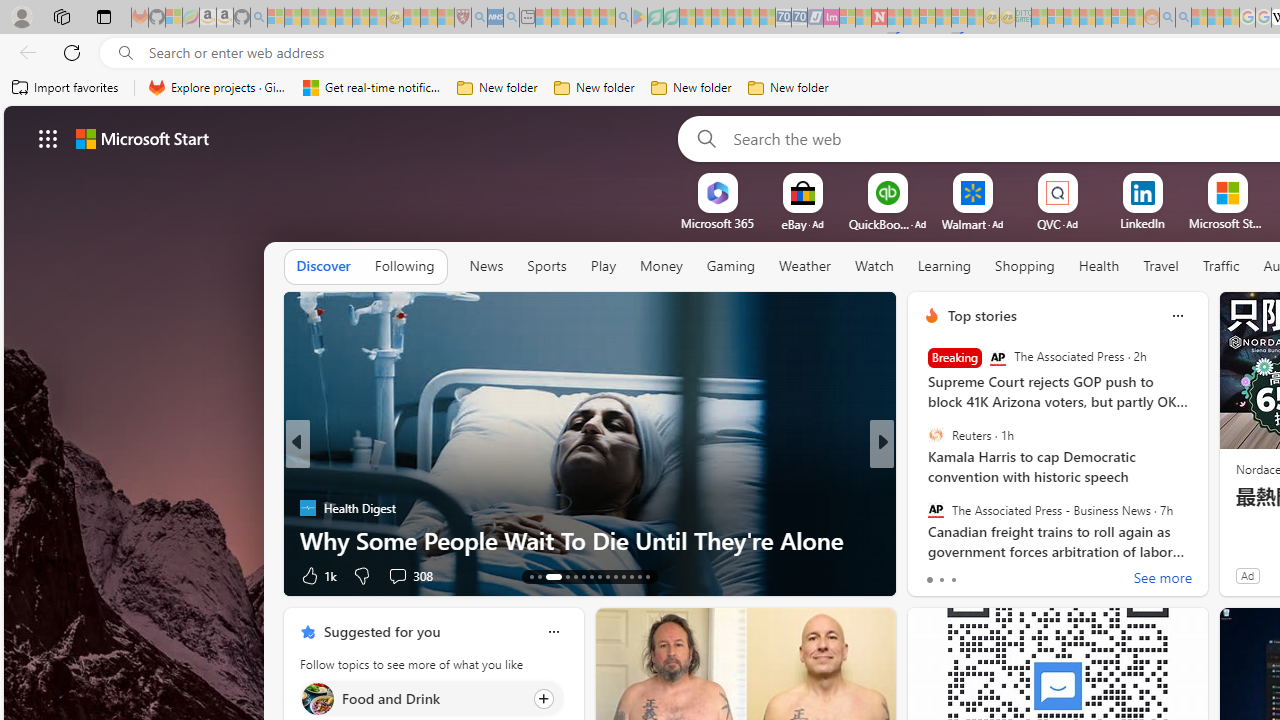 The width and height of the screenshot is (1280, 720). What do you see at coordinates (125, 52) in the screenshot?
I see `'Search icon'` at bounding box center [125, 52].